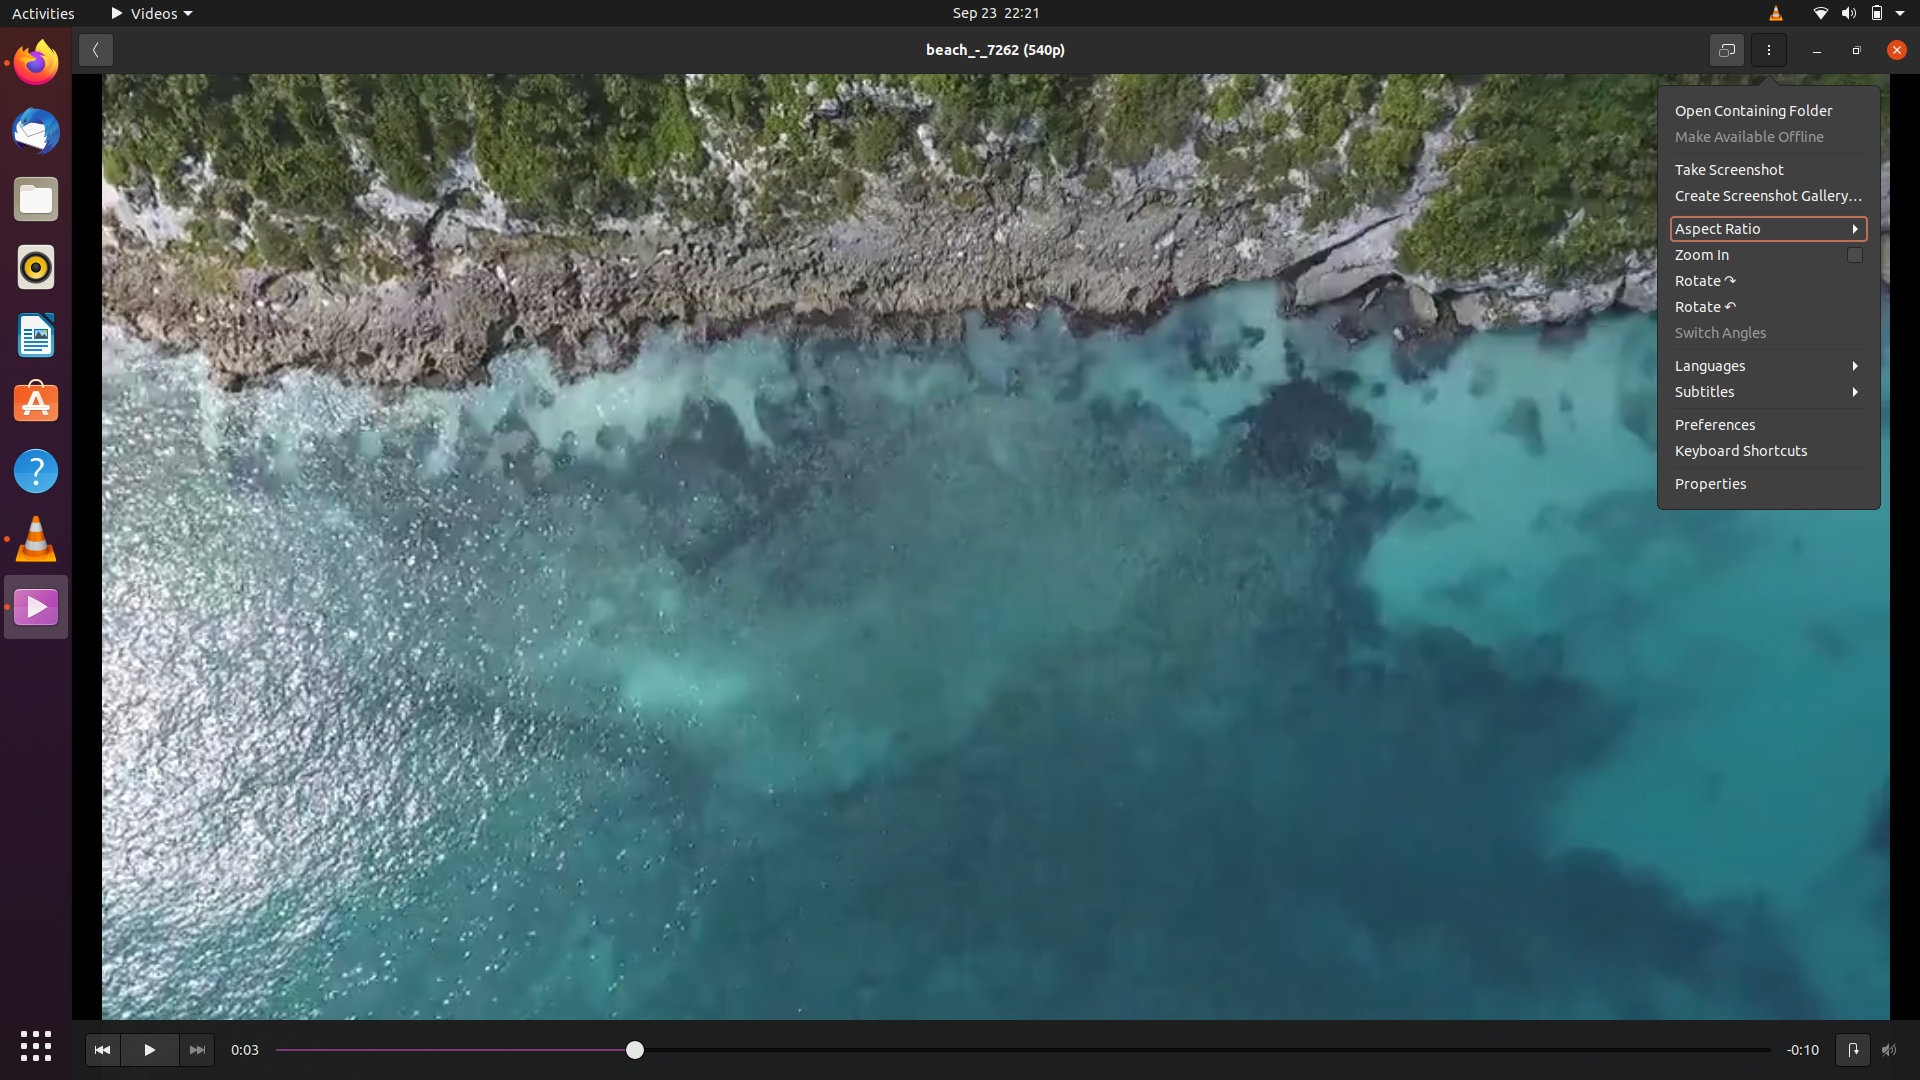 This screenshot has width=1920, height=1080. I want to click on the video"s conclusion, so click(1736, 1048).